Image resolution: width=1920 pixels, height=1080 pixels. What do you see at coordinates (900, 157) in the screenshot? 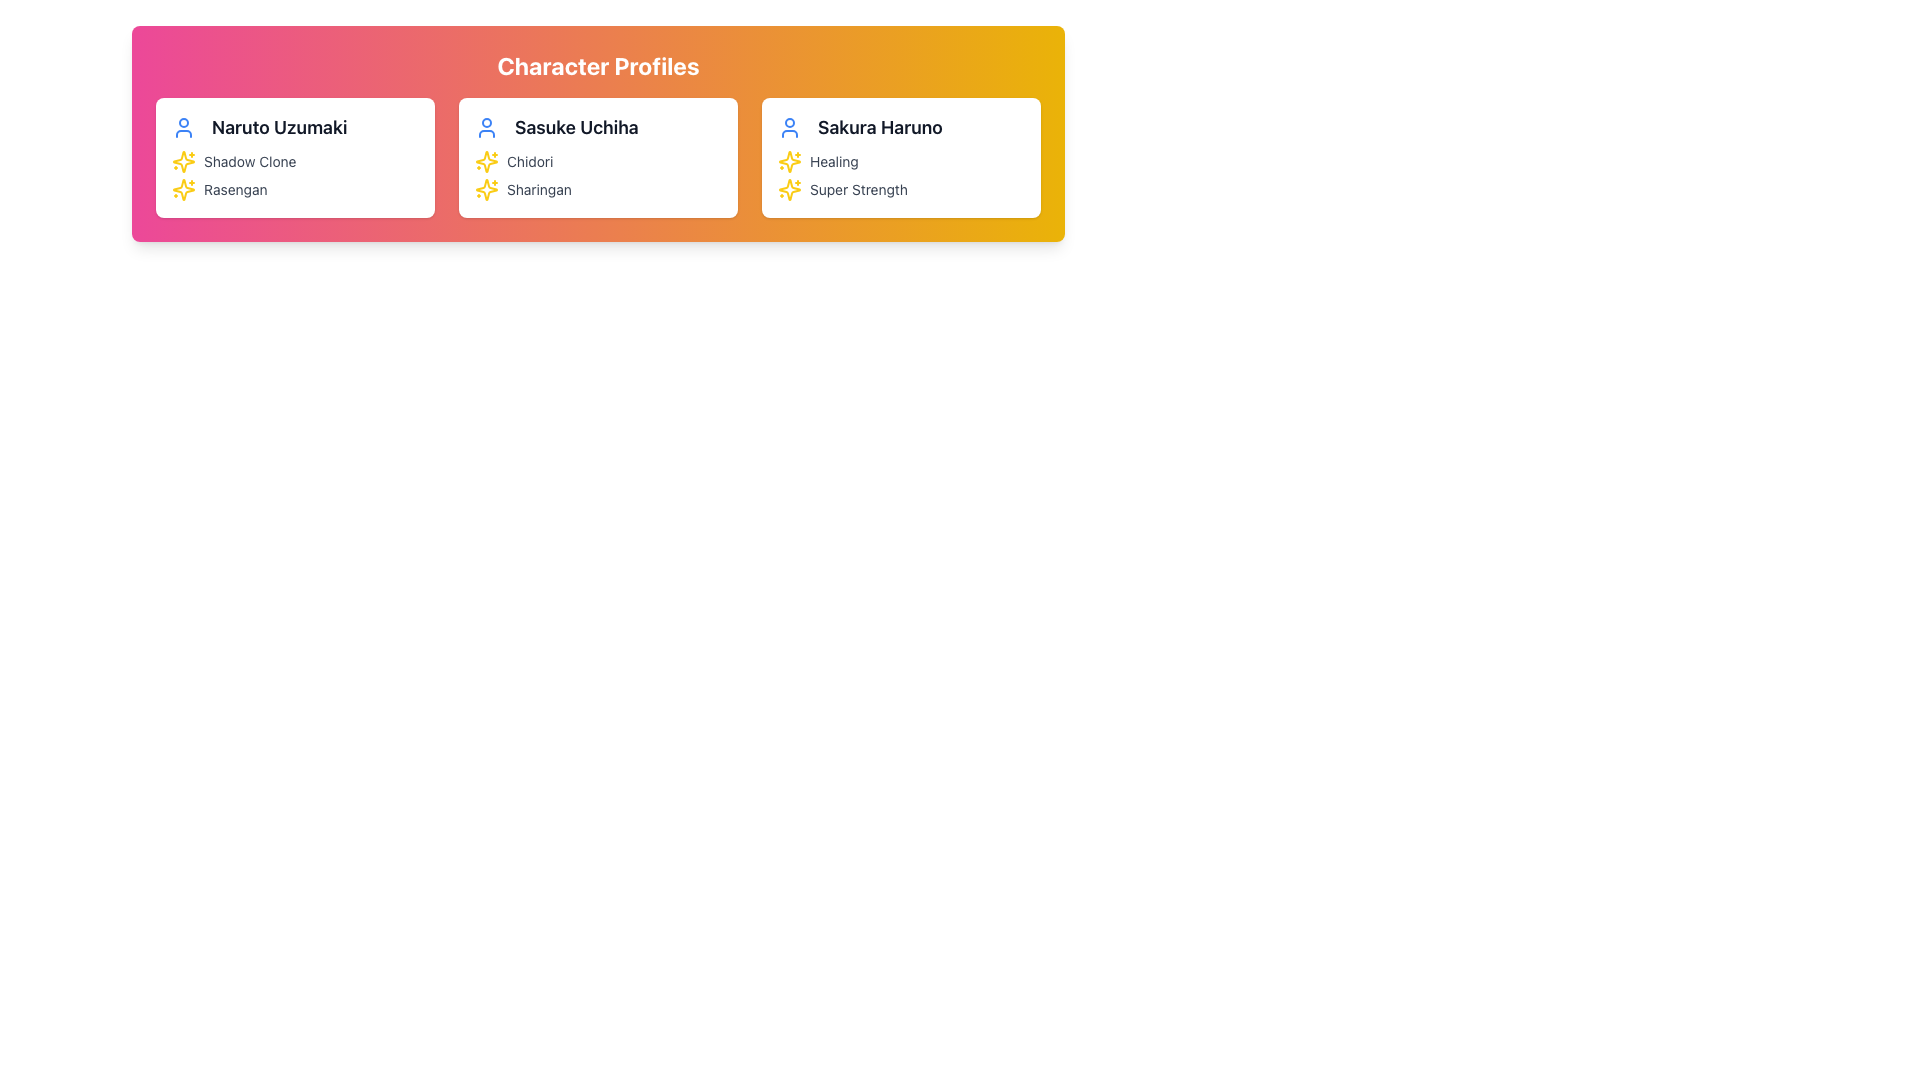
I see `textual content of the character information card for 'Sakura Haruno', which is the third card in a grid layout positioned on the far right` at bounding box center [900, 157].